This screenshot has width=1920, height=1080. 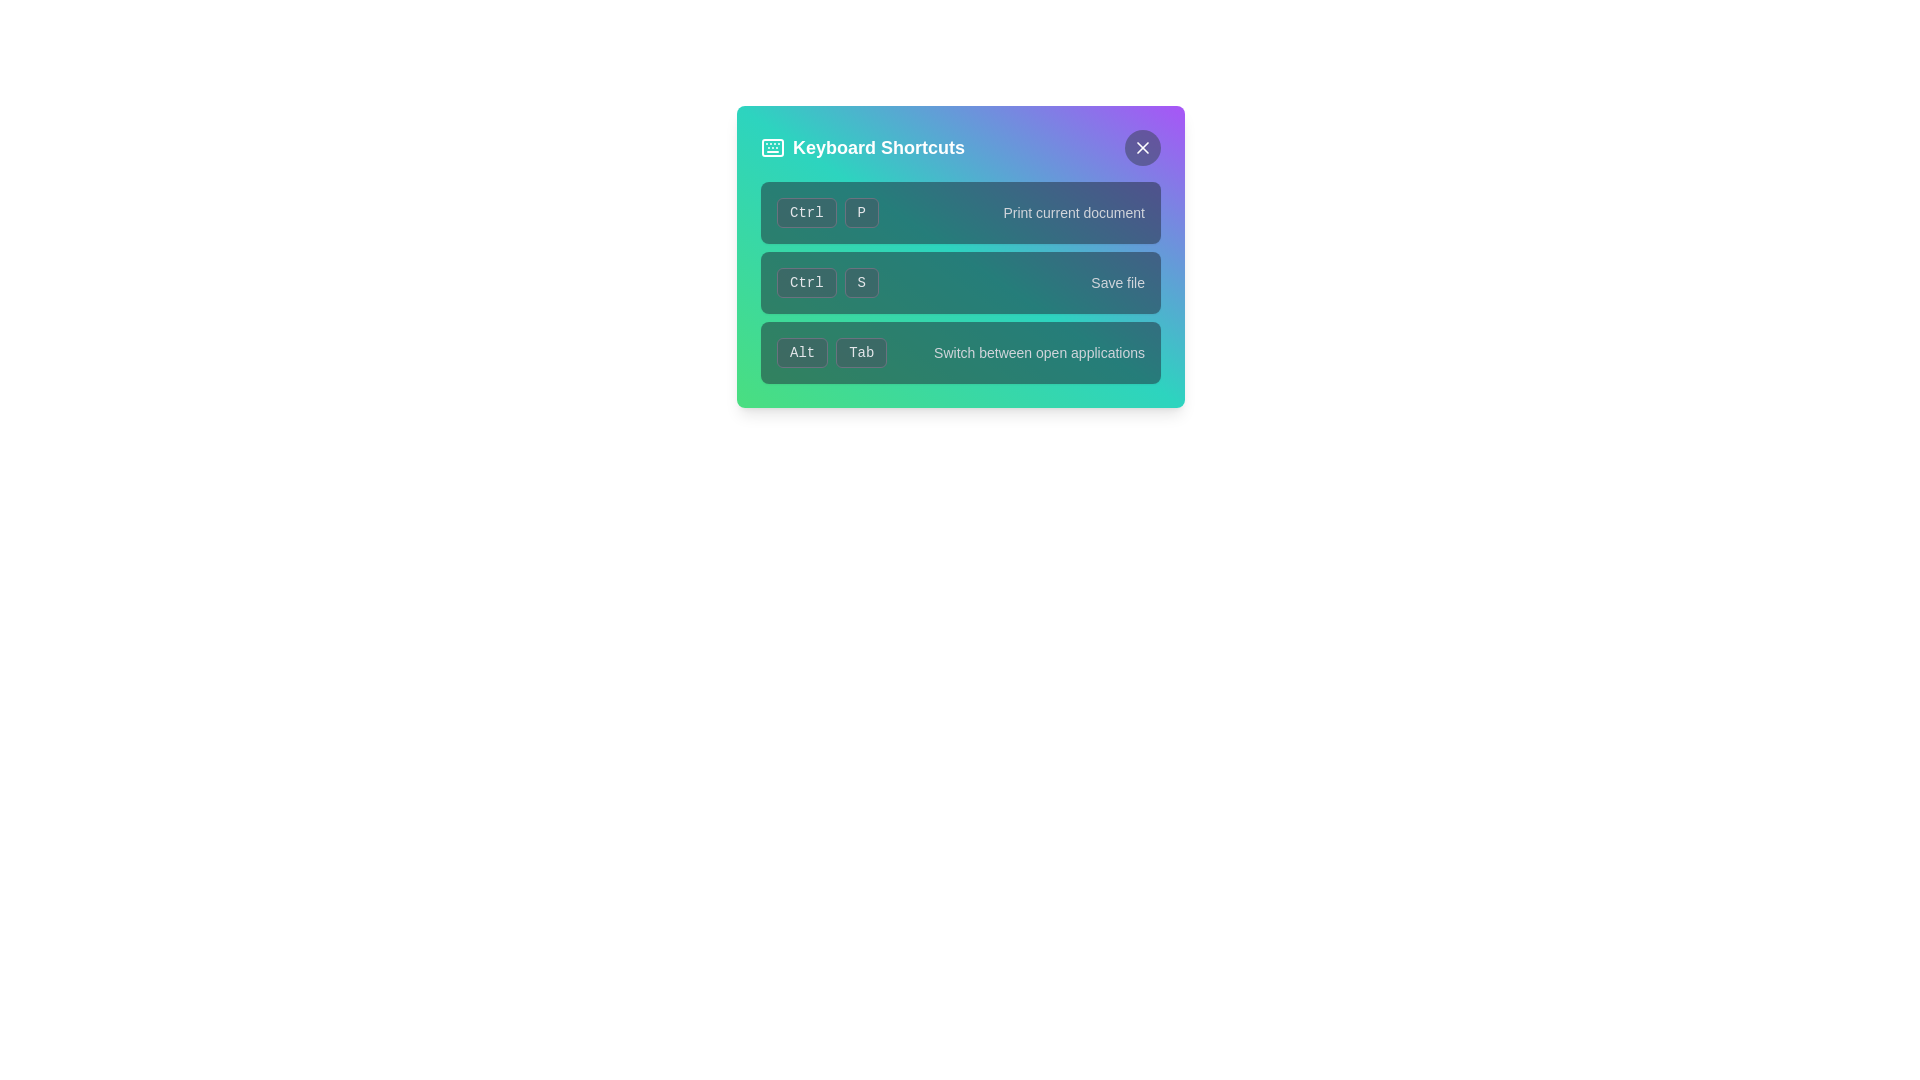 What do you see at coordinates (960, 282) in the screenshot?
I see `the shortcut information for the 'Ctrl + S' keyboard shortcut, which is represented by two buttons labeled 'Ctrl' and 'S' on the left and a text label 'Save file' on the right` at bounding box center [960, 282].